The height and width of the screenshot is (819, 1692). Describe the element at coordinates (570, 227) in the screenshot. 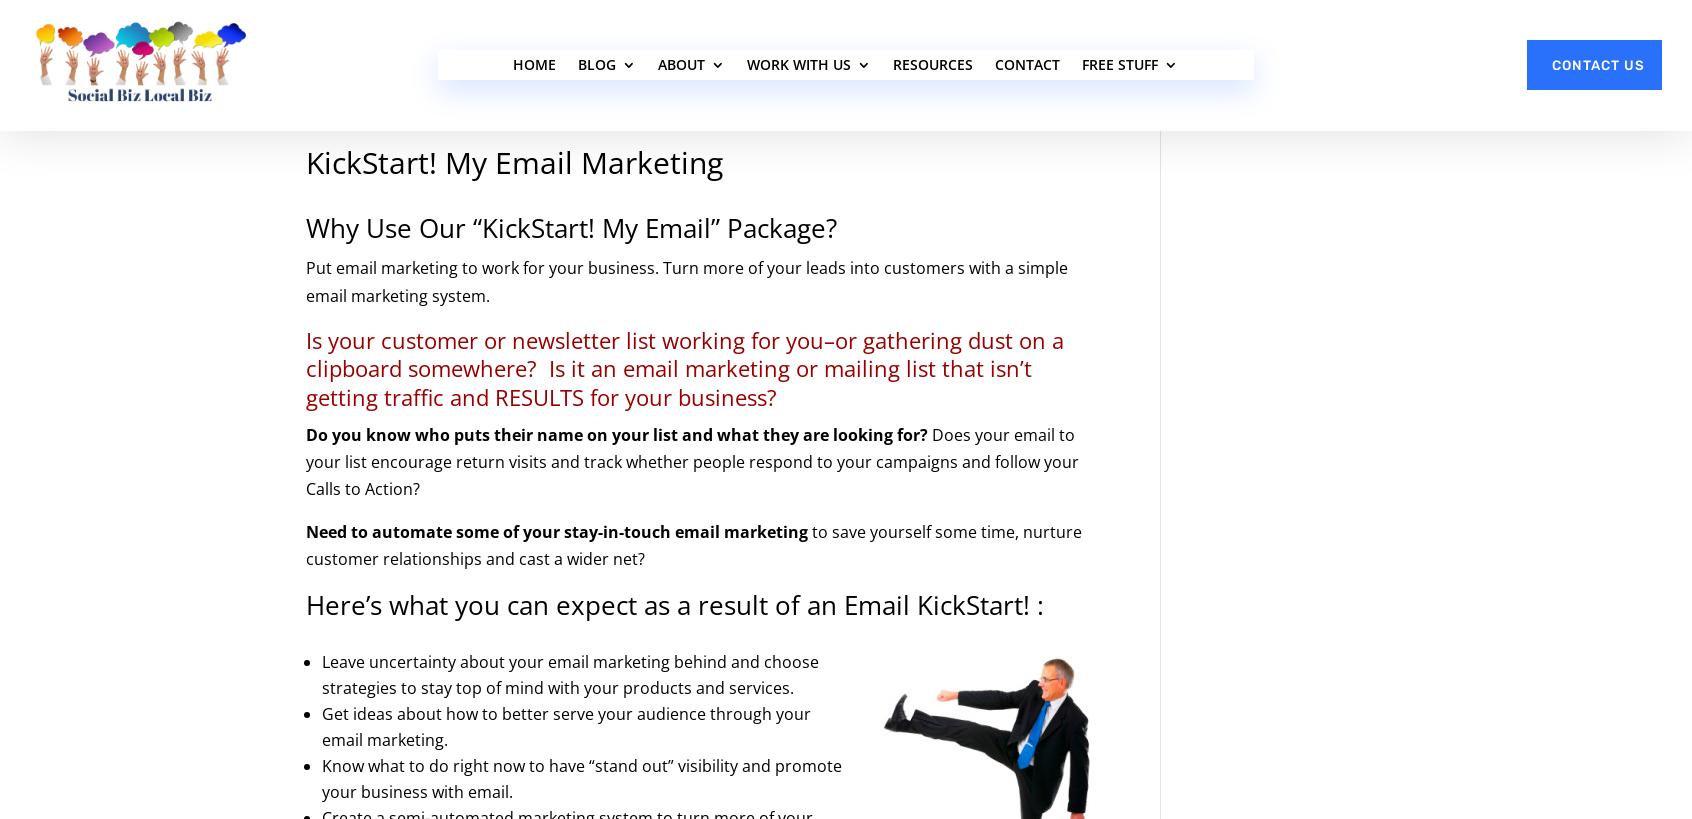

I see `'Why Use Our “KickStart! My Email” Package?'` at that location.